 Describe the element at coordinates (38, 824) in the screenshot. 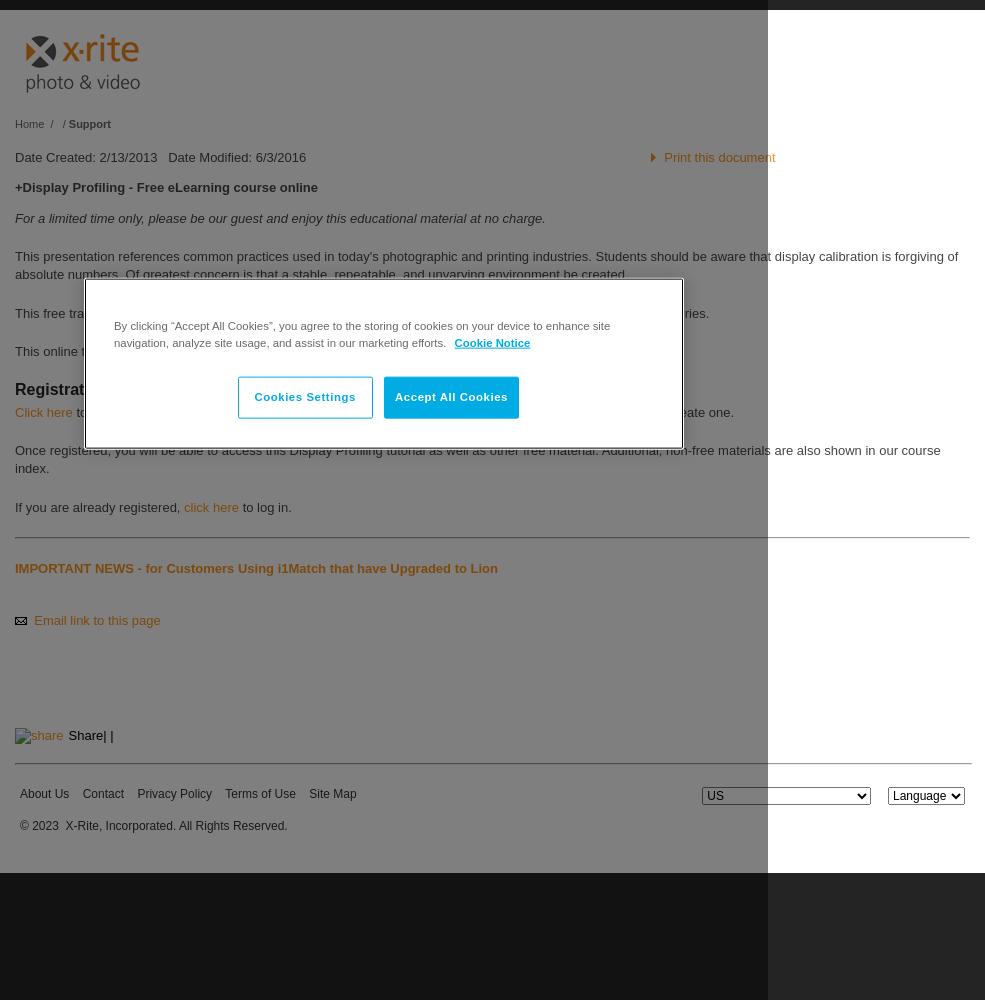

I see `'© 2023'` at that location.